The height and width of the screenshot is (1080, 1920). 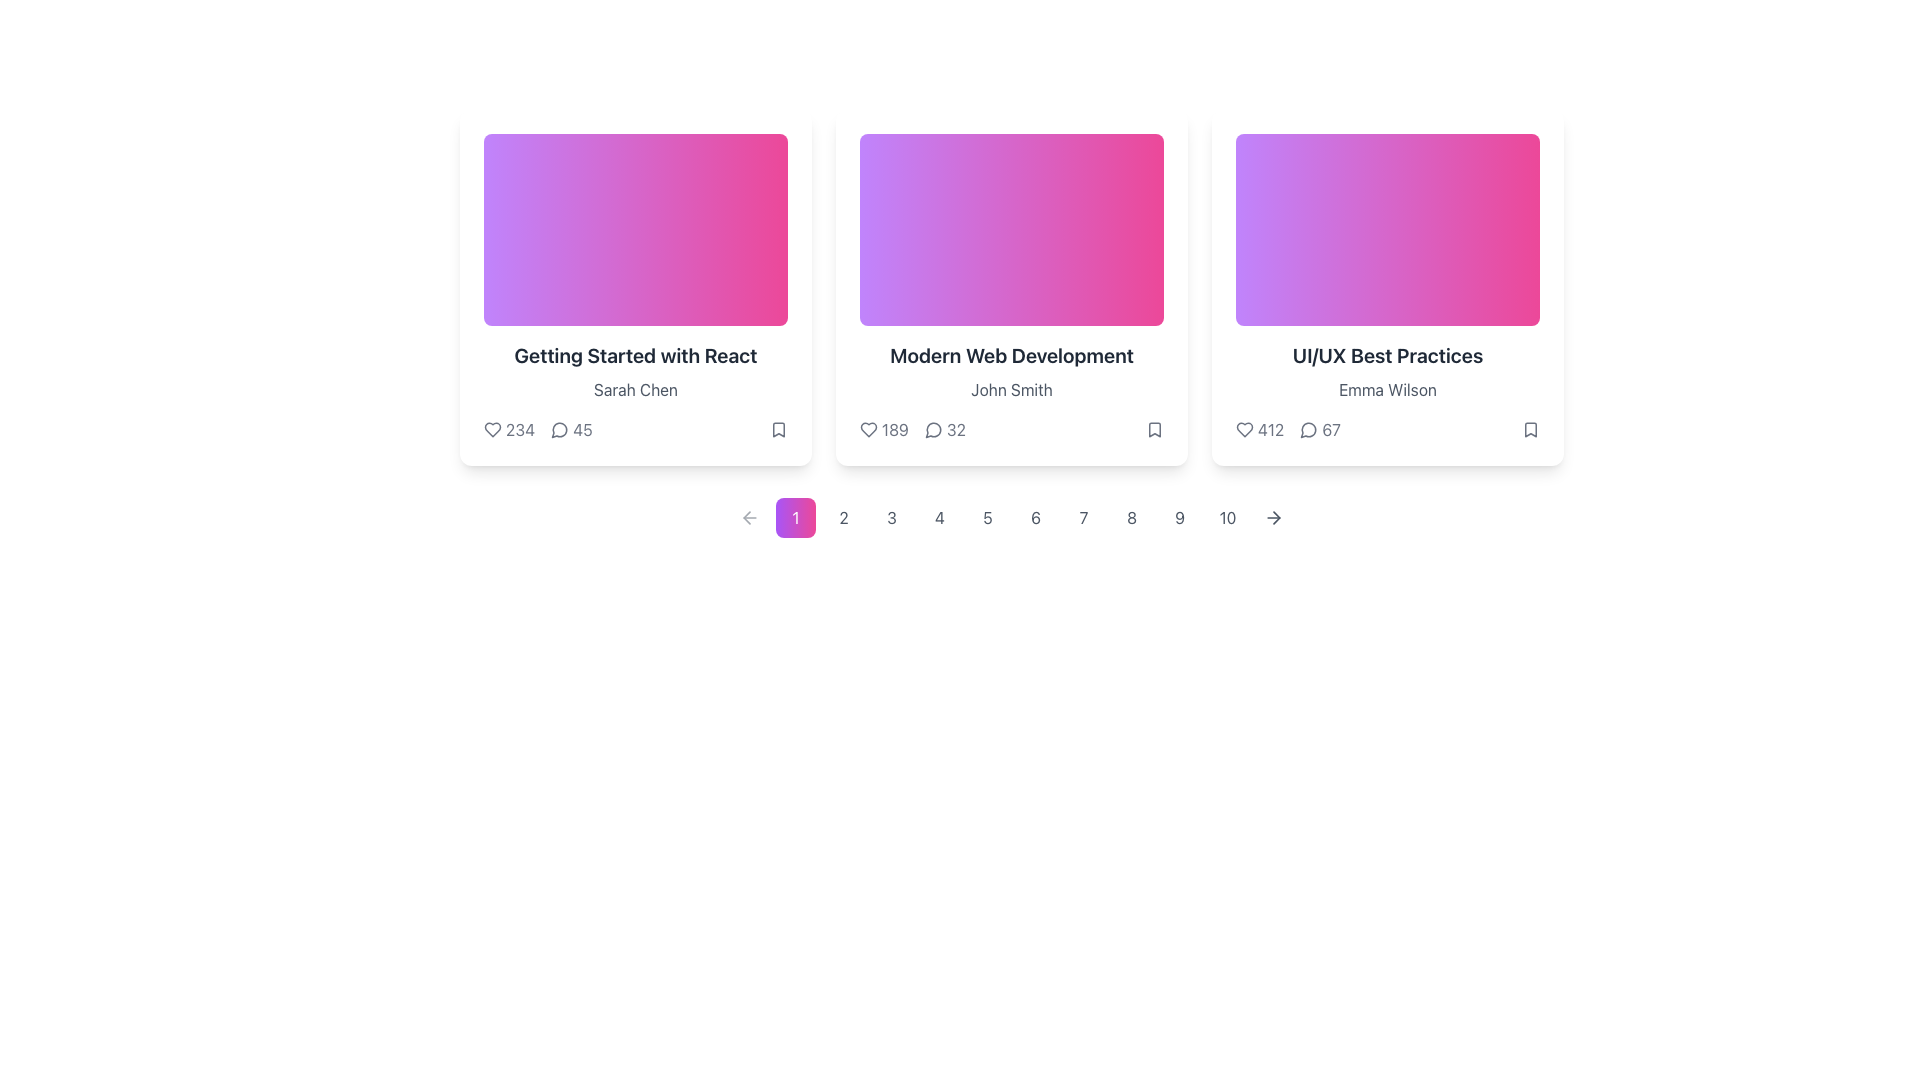 I want to click on the interaction counts displayed in the Information cluster below the title and author name section of the first card, so click(x=537, y=428).